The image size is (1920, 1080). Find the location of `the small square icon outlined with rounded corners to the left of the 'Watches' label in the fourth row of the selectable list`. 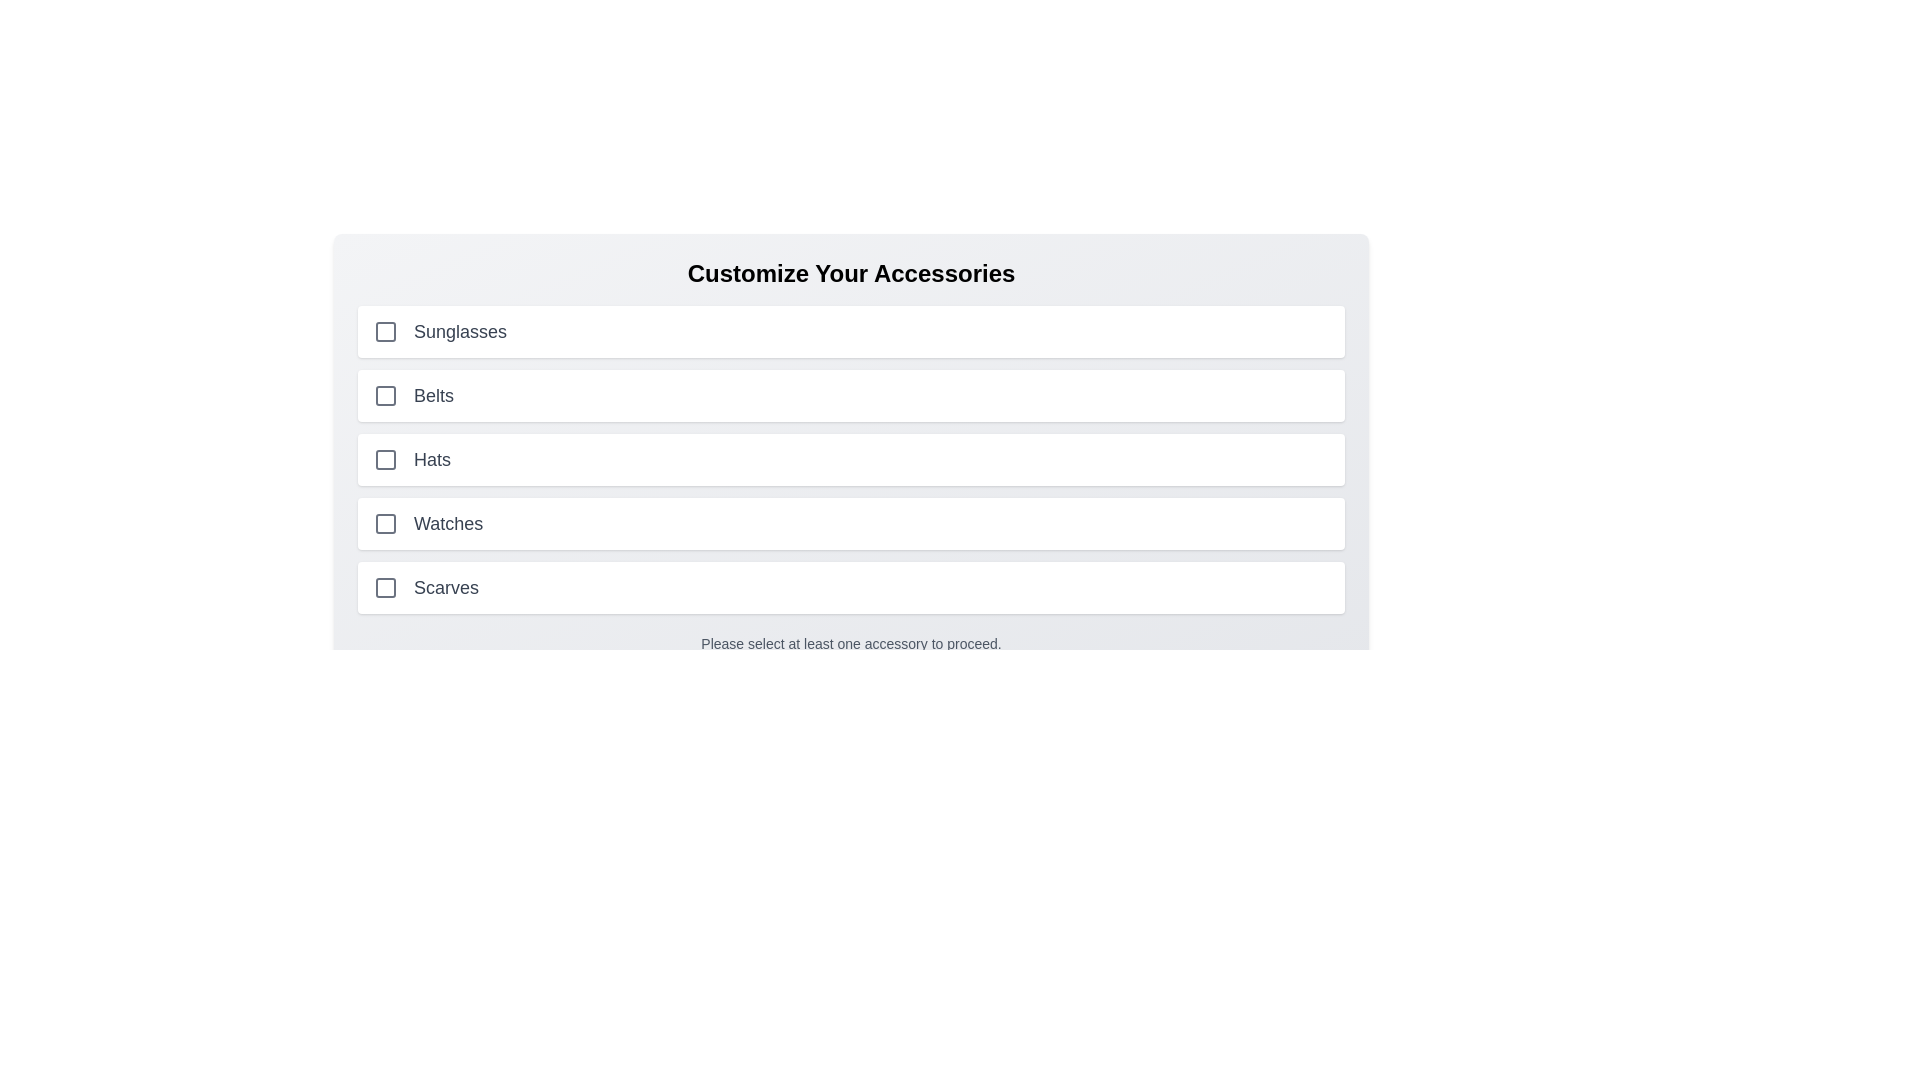

the small square icon outlined with rounded corners to the left of the 'Watches' label in the fourth row of the selectable list is located at coordinates (385, 523).